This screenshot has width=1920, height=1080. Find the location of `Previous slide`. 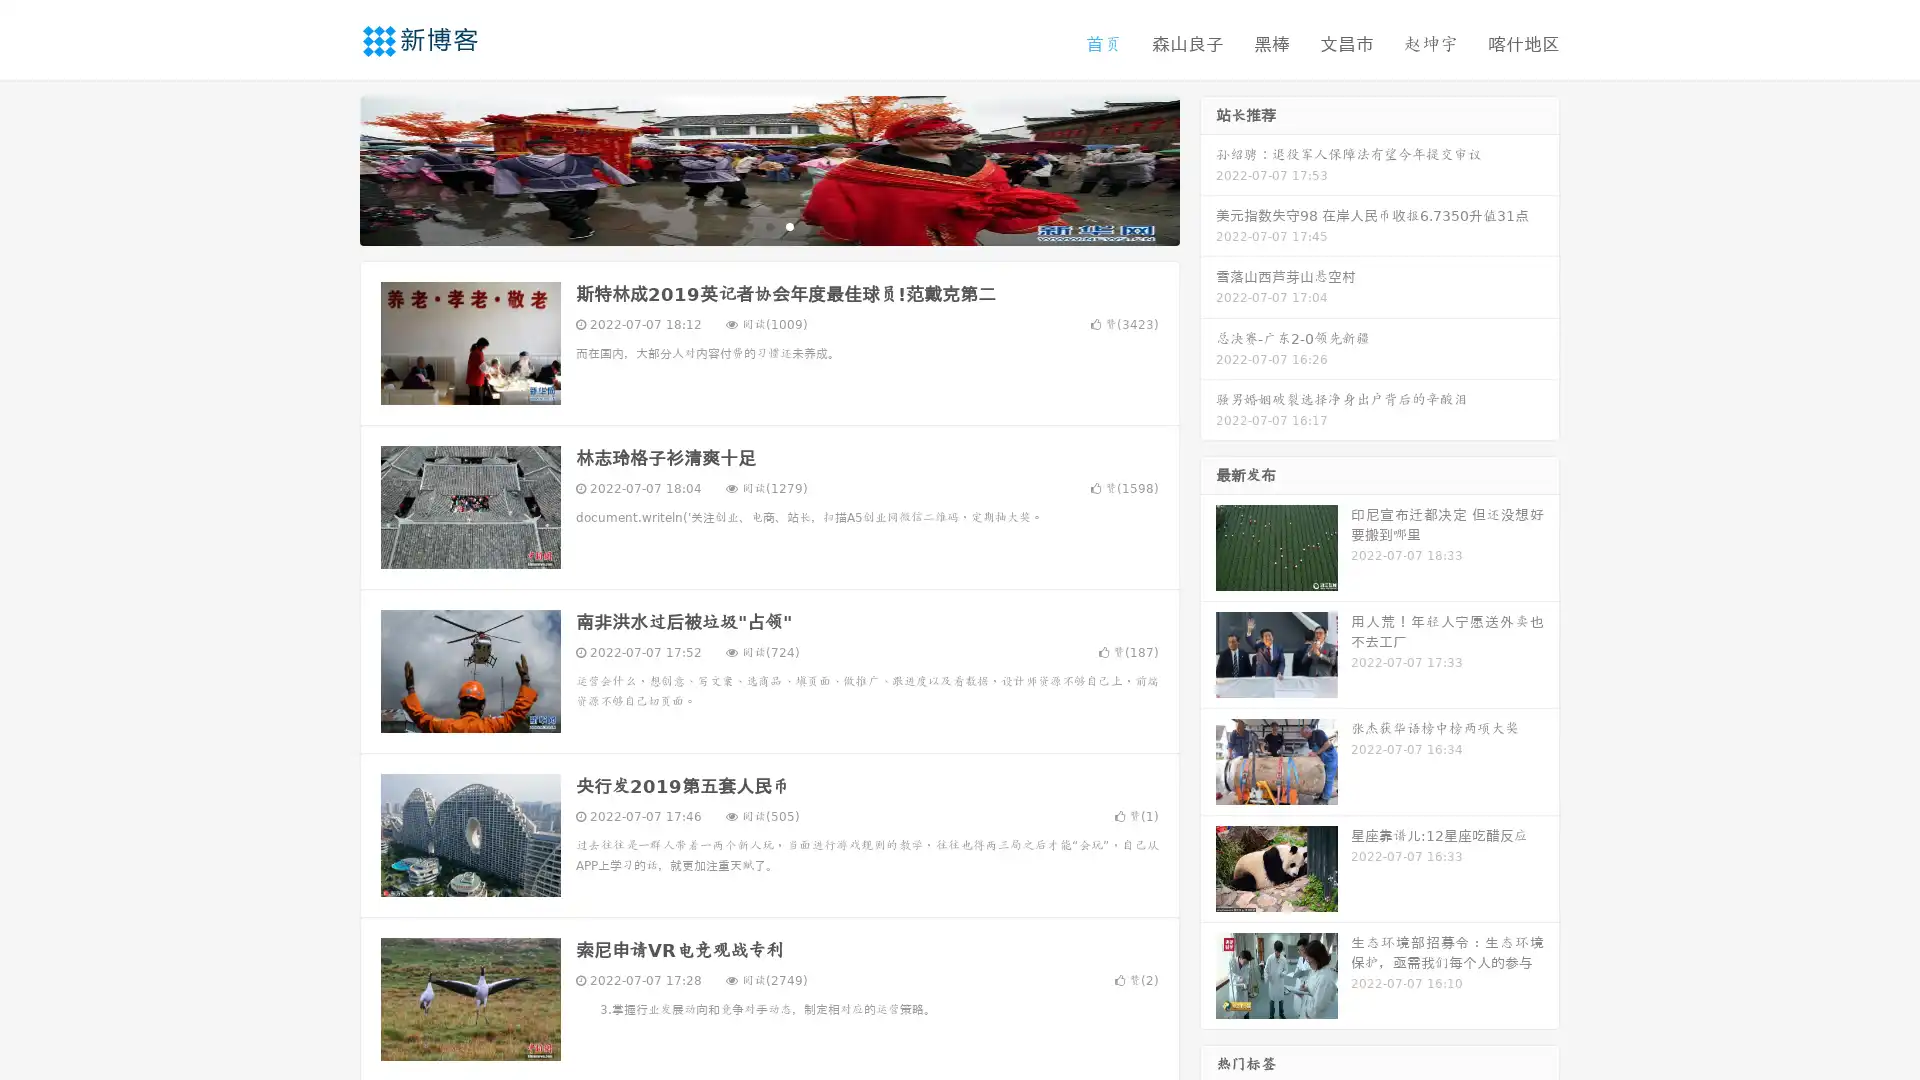

Previous slide is located at coordinates (330, 168).